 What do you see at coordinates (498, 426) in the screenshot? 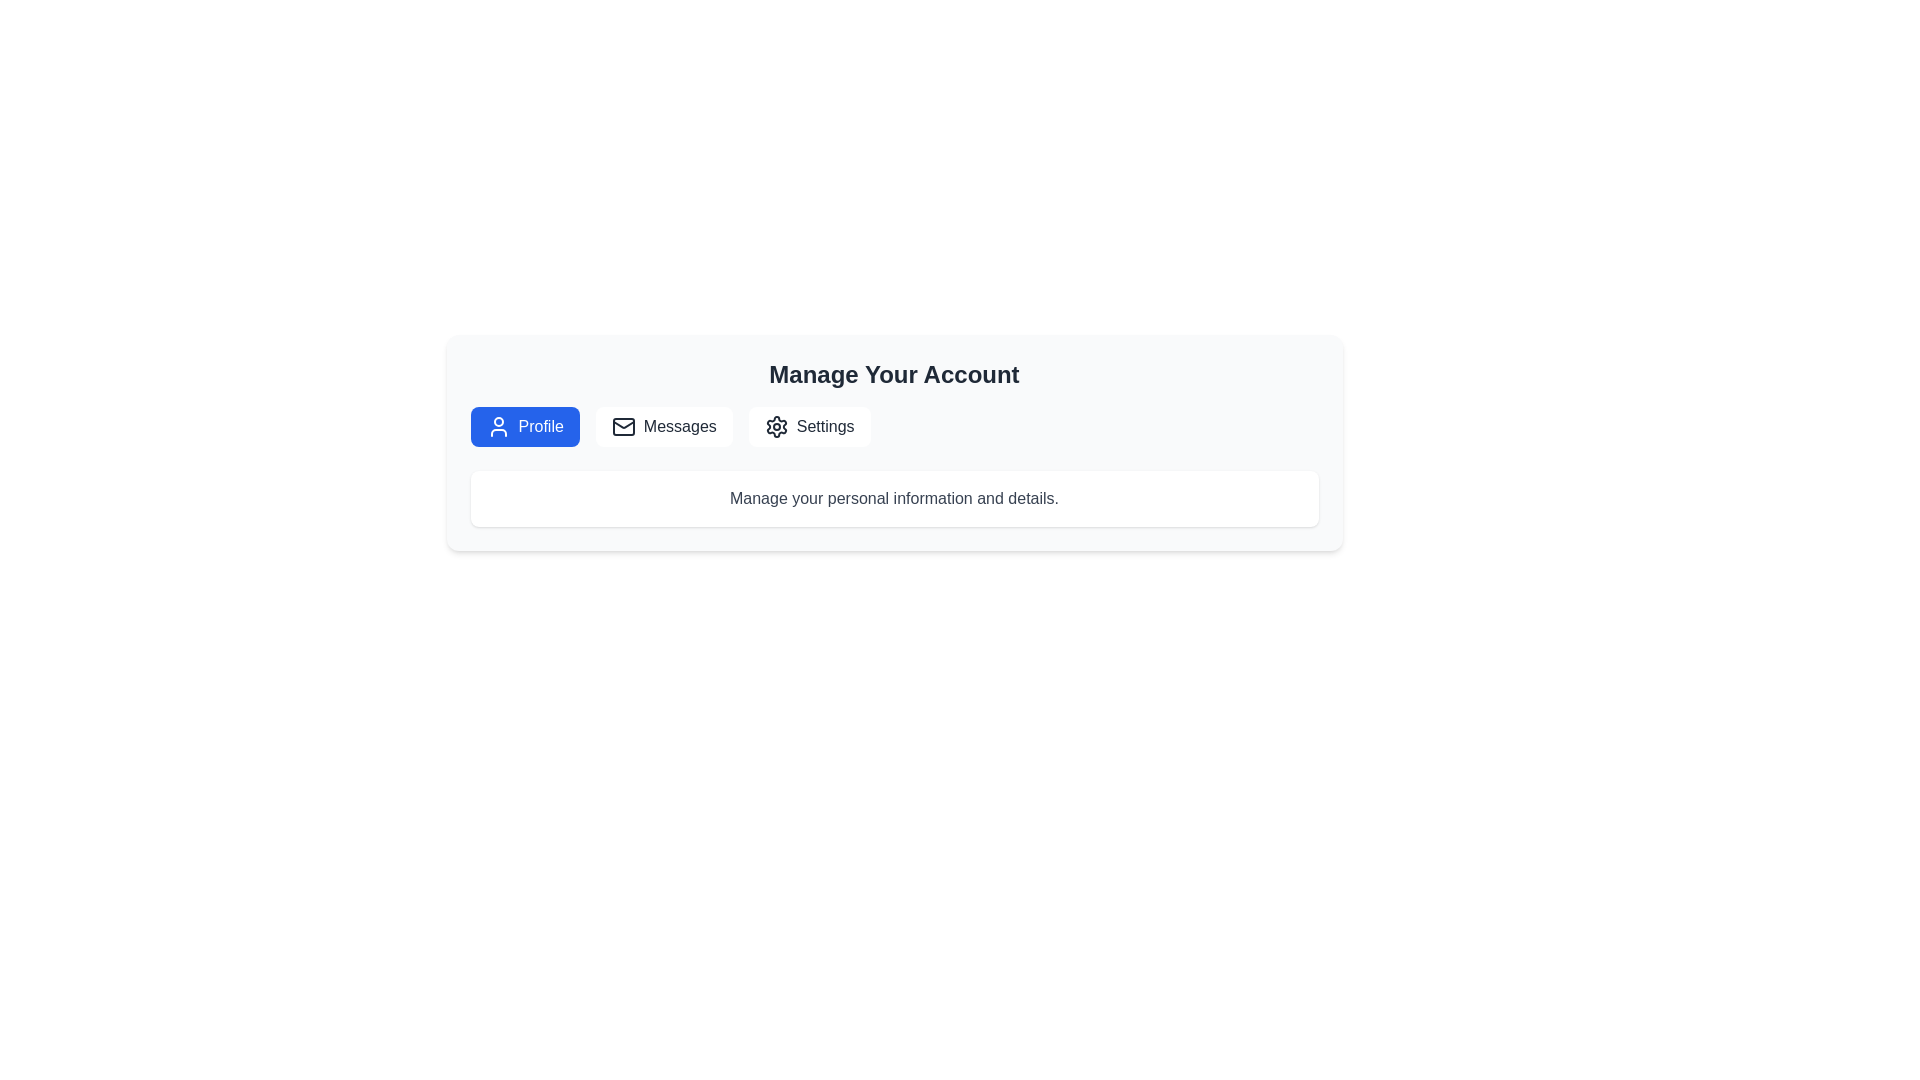
I see `the user profile icon located inside the 'Profile' button, which is positioned to the left of the button text` at bounding box center [498, 426].